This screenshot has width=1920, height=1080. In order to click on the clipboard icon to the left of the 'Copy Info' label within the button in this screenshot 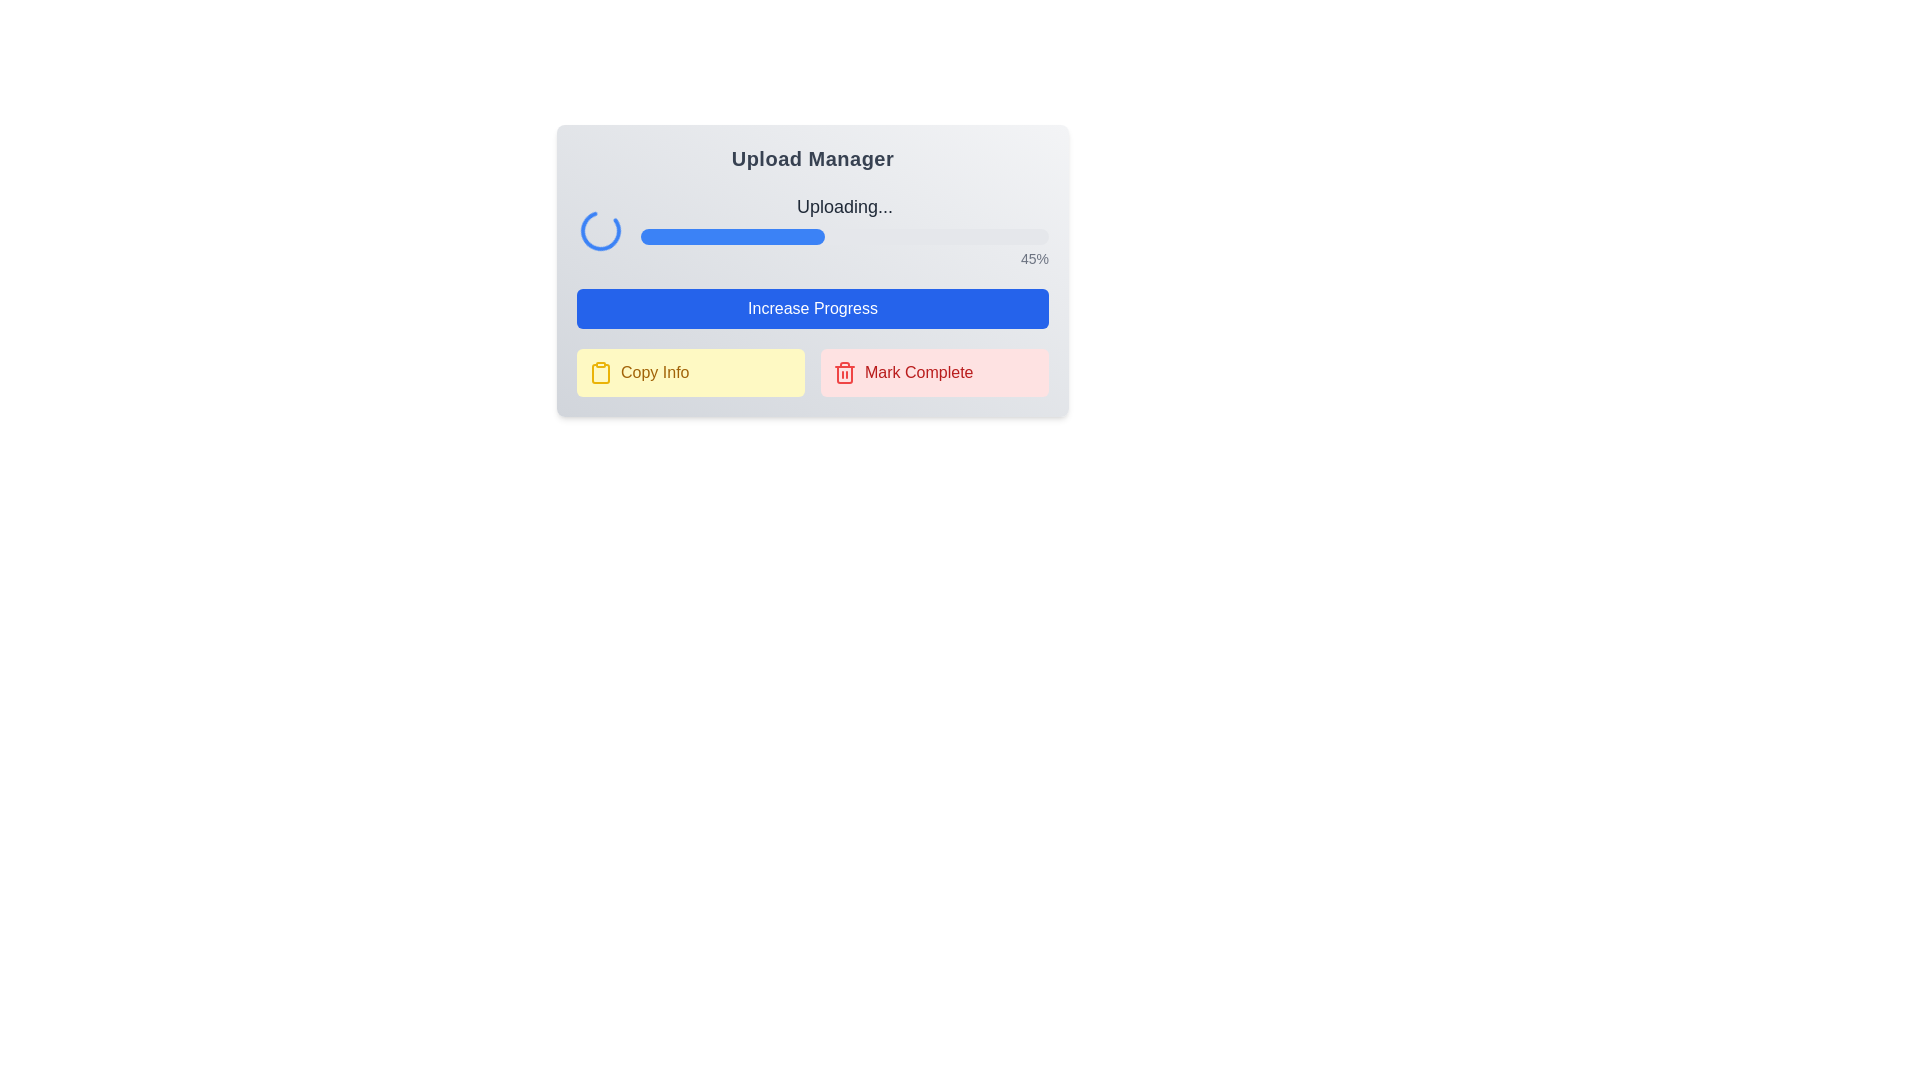, I will do `click(599, 373)`.